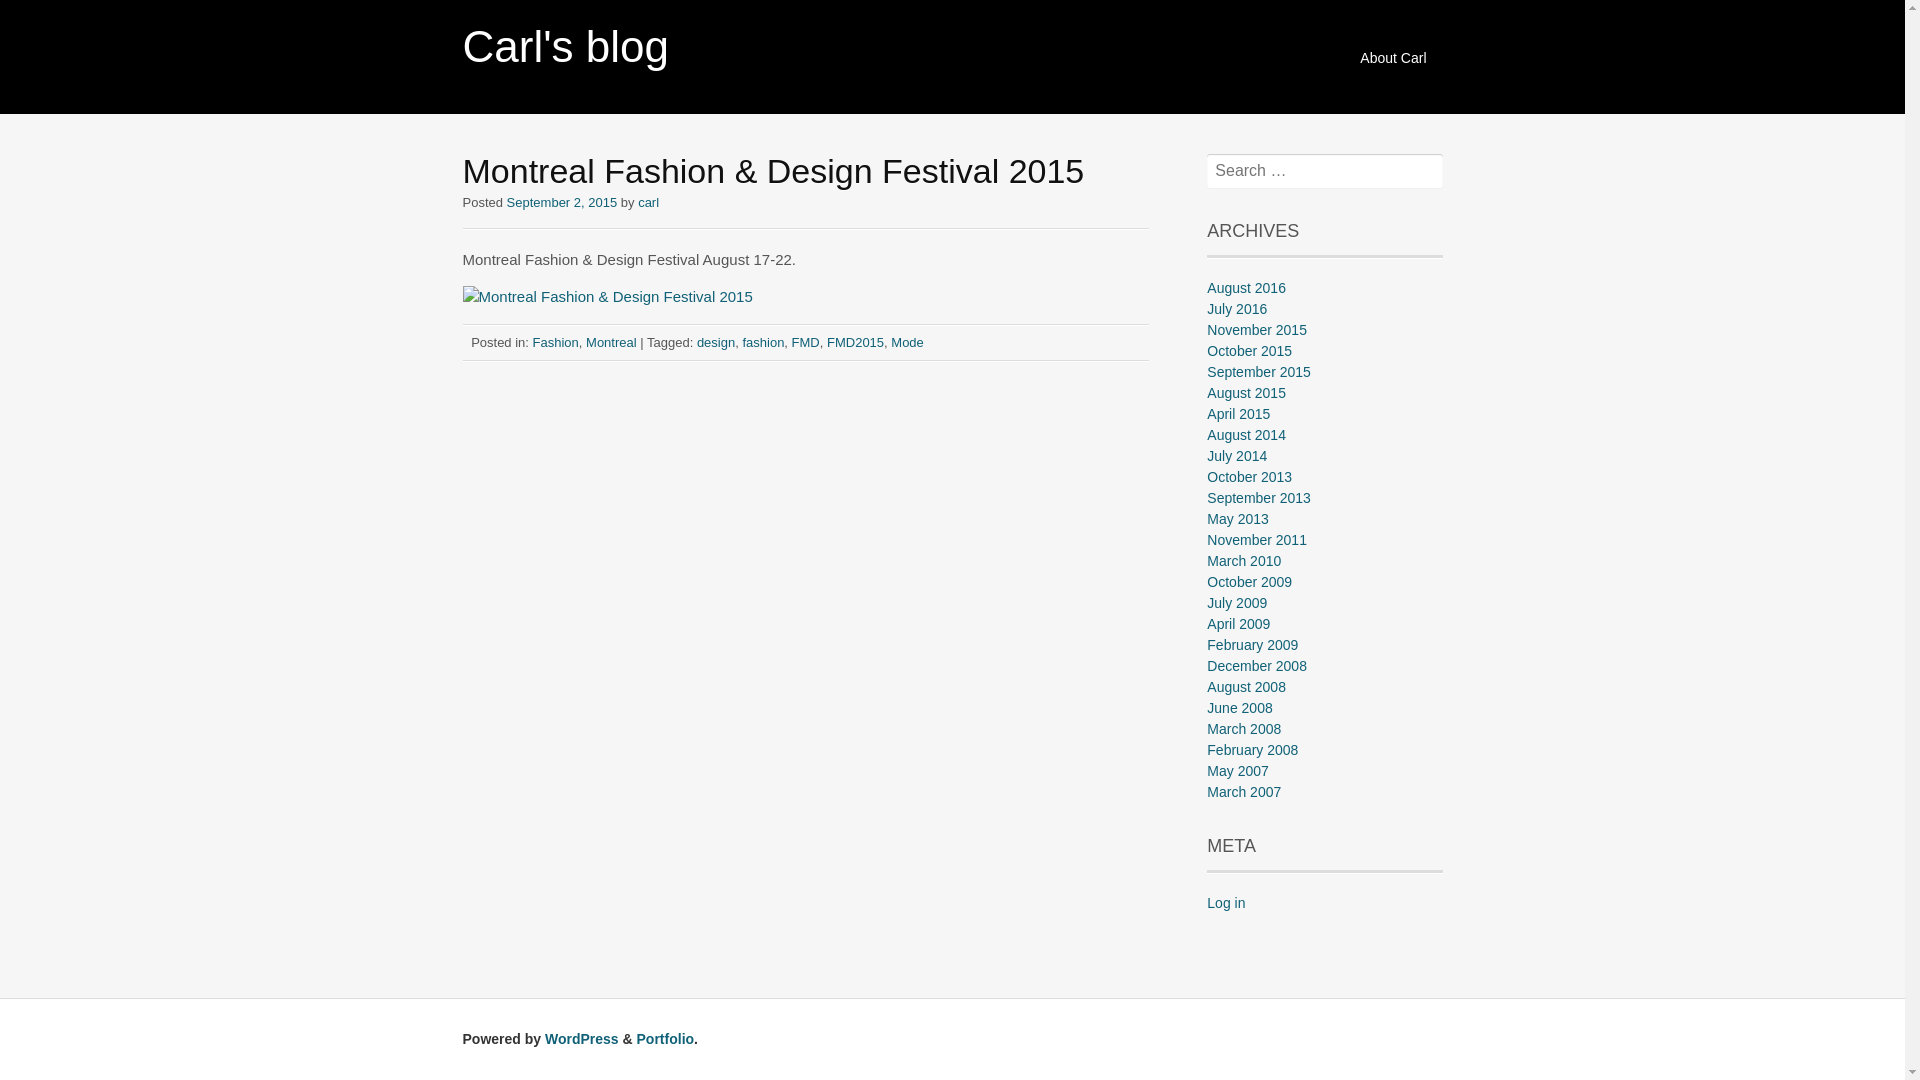 This screenshot has width=1920, height=1080. Describe the element at coordinates (1205, 790) in the screenshot. I see `'March 2007'` at that location.